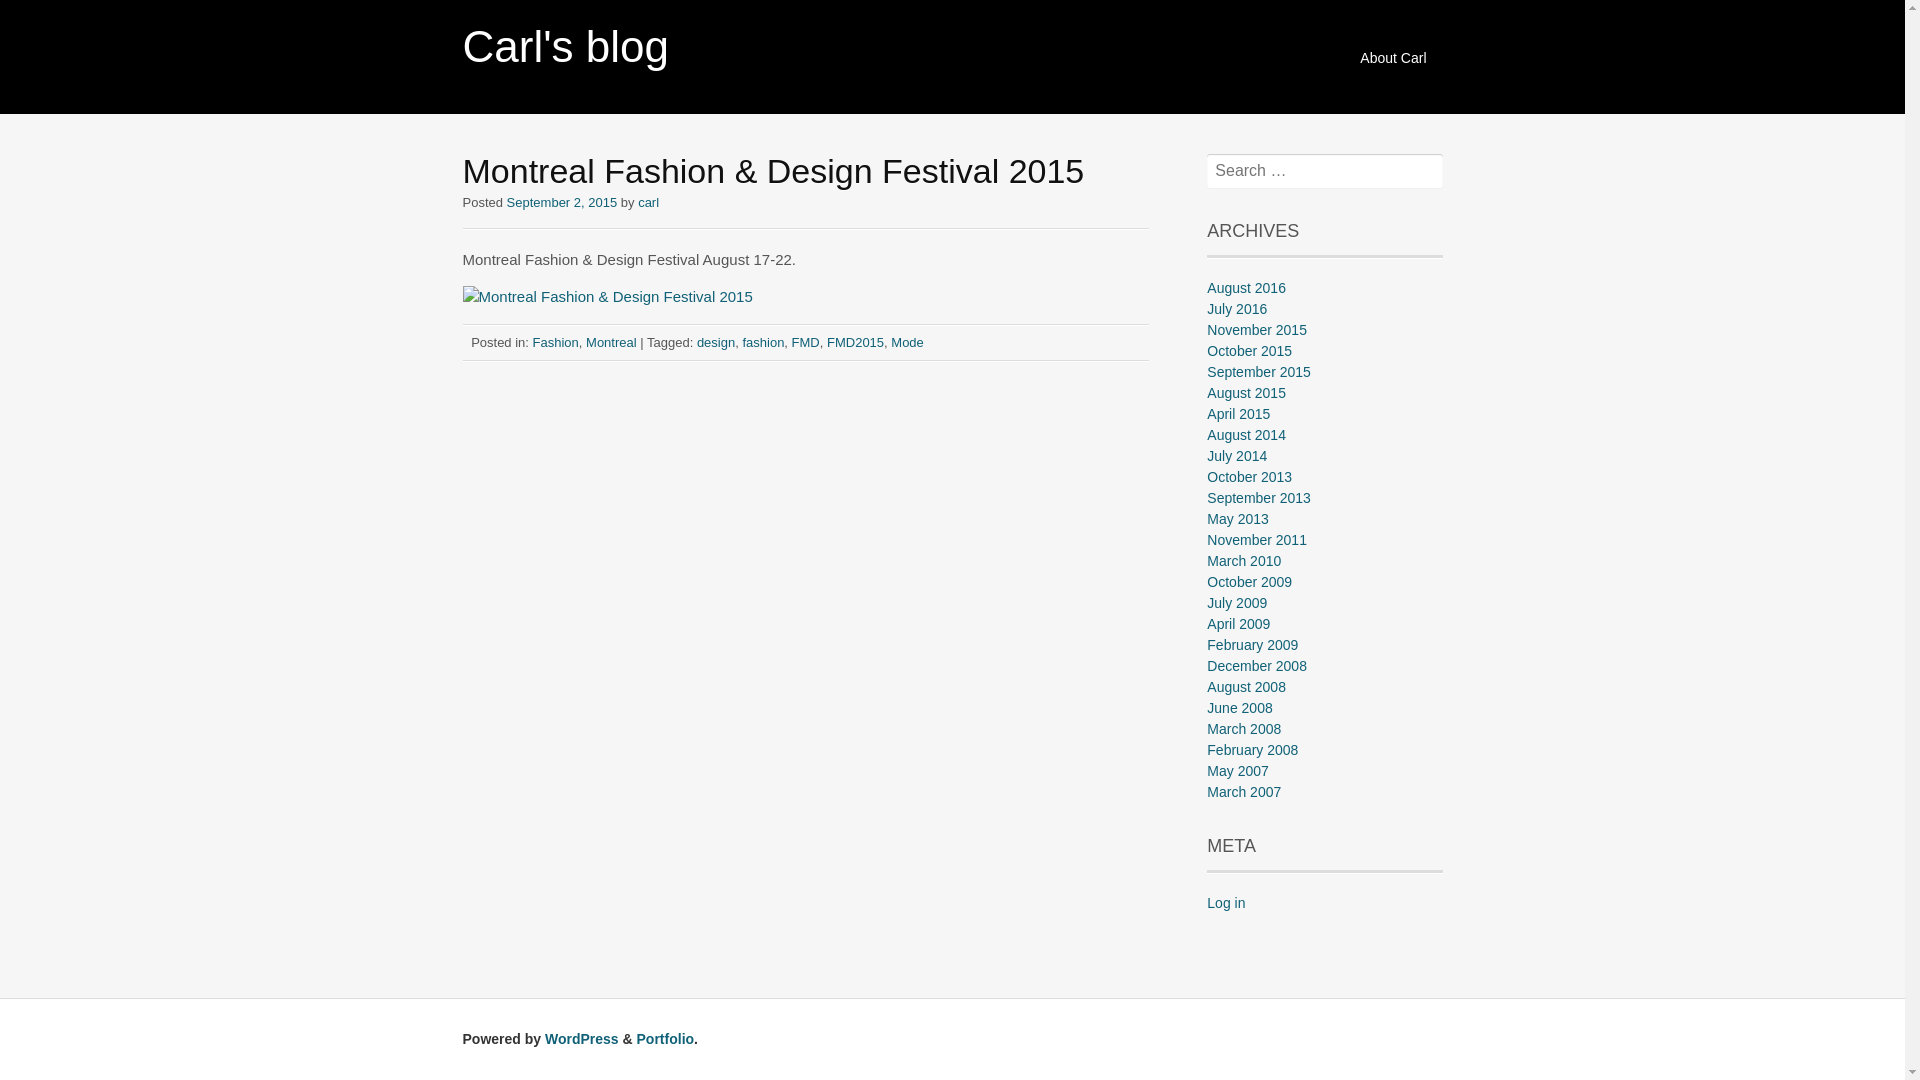 This screenshot has width=1920, height=1080. Describe the element at coordinates (1205, 790) in the screenshot. I see `'March 2007'` at that location.